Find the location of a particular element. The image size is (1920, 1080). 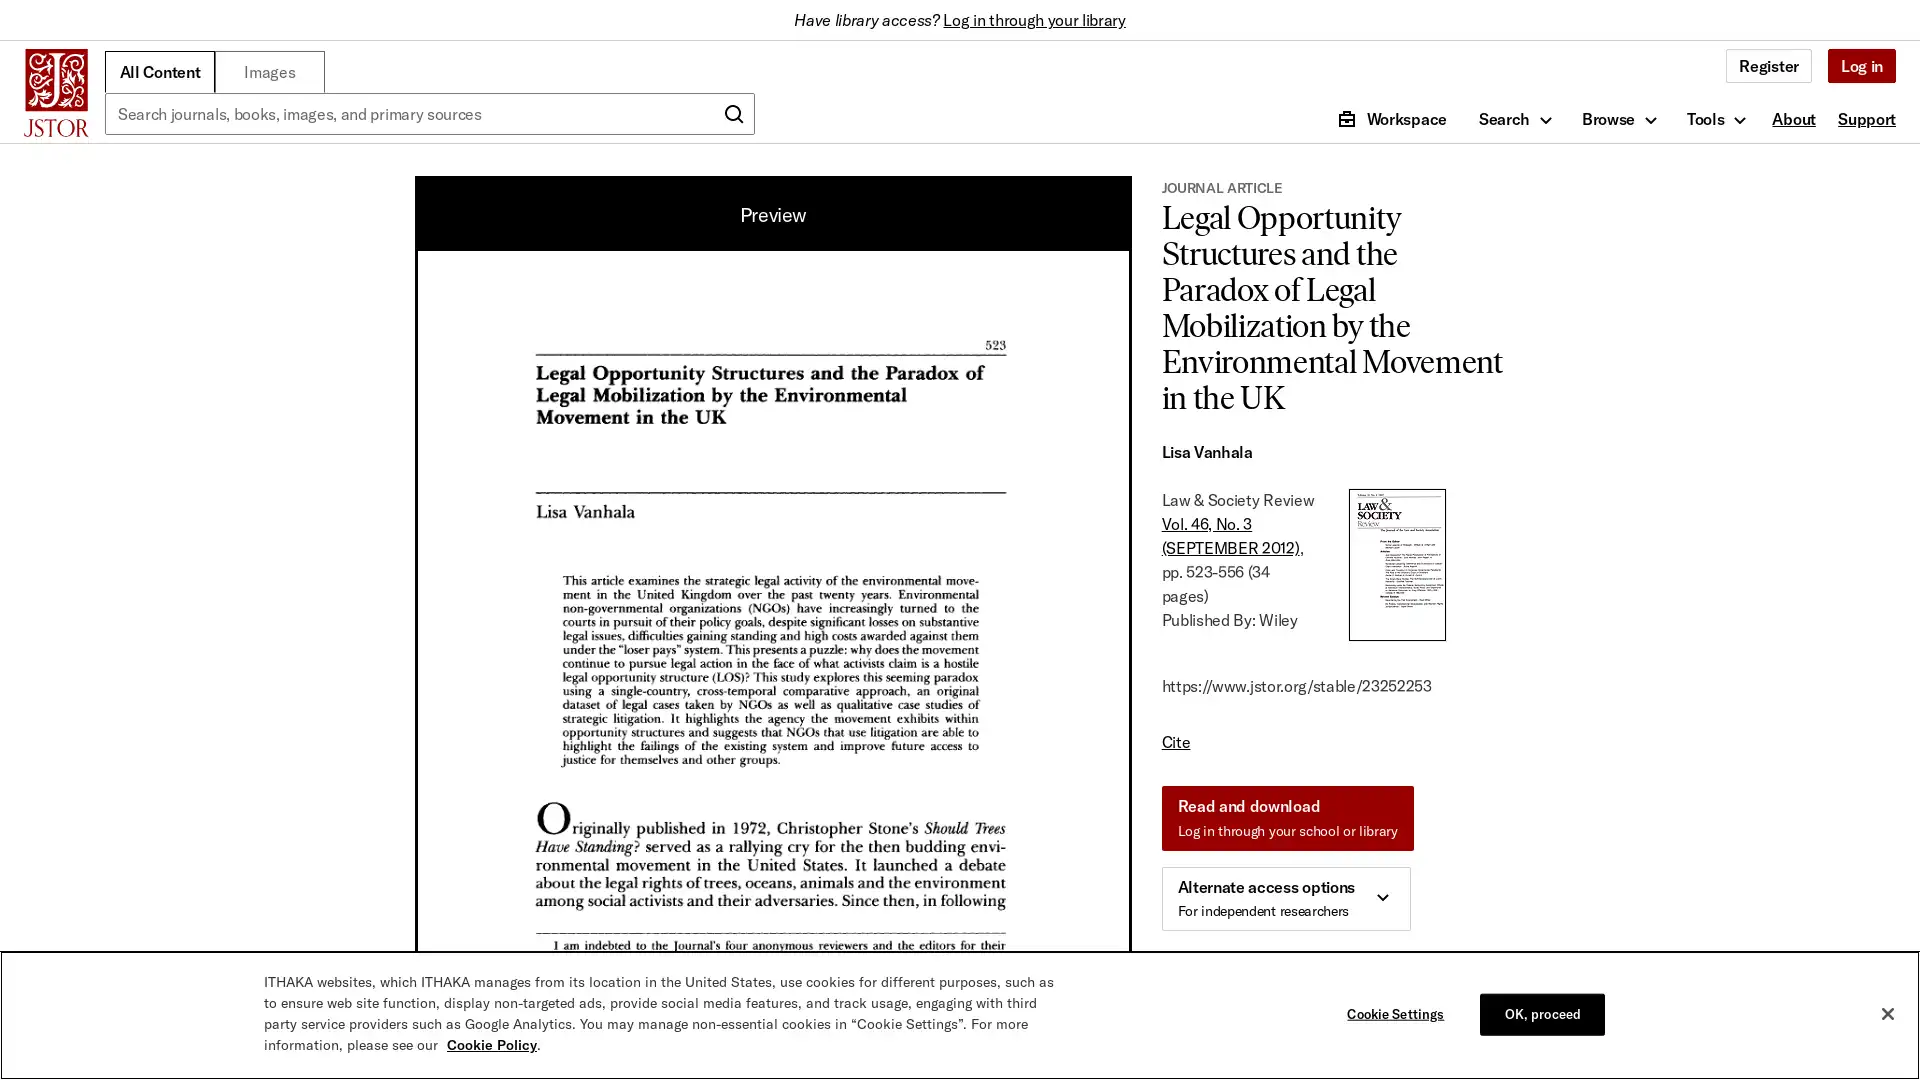

Register is located at coordinates (1768, 64).